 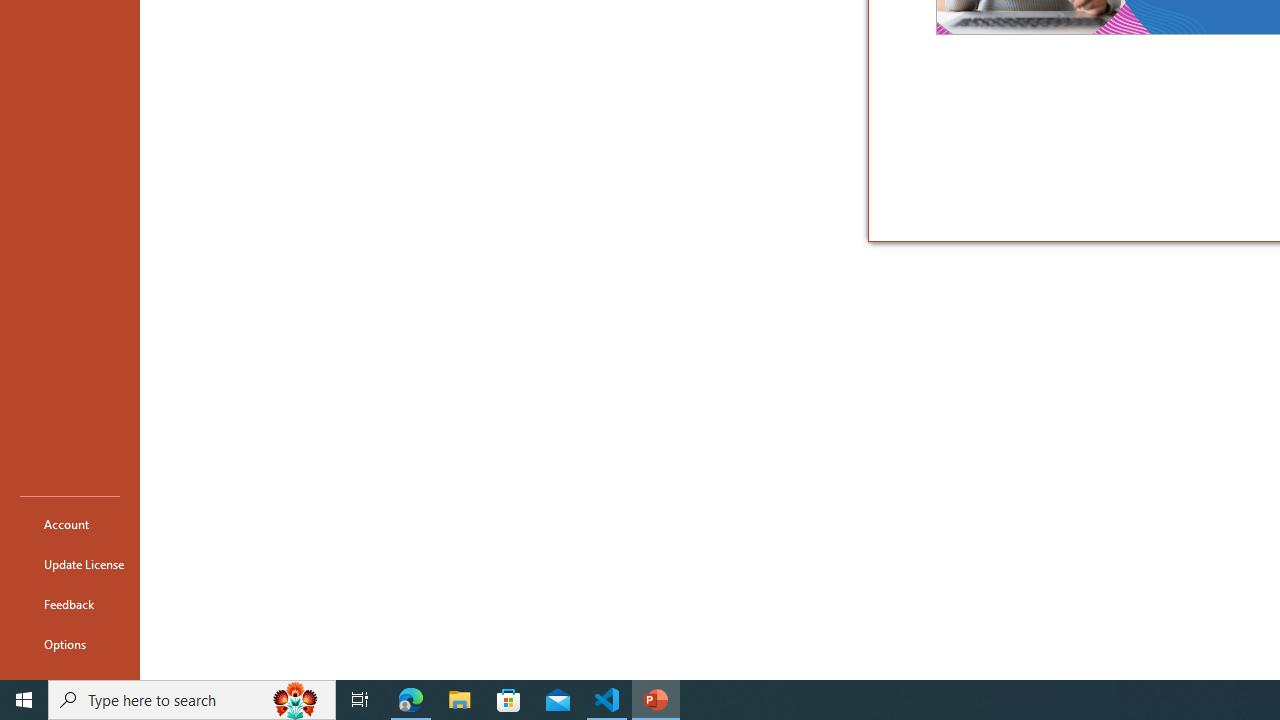 What do you see at coordinates (69, 564) in the screenshot?
I see `'Update License'` at bounding box center [69, 564].